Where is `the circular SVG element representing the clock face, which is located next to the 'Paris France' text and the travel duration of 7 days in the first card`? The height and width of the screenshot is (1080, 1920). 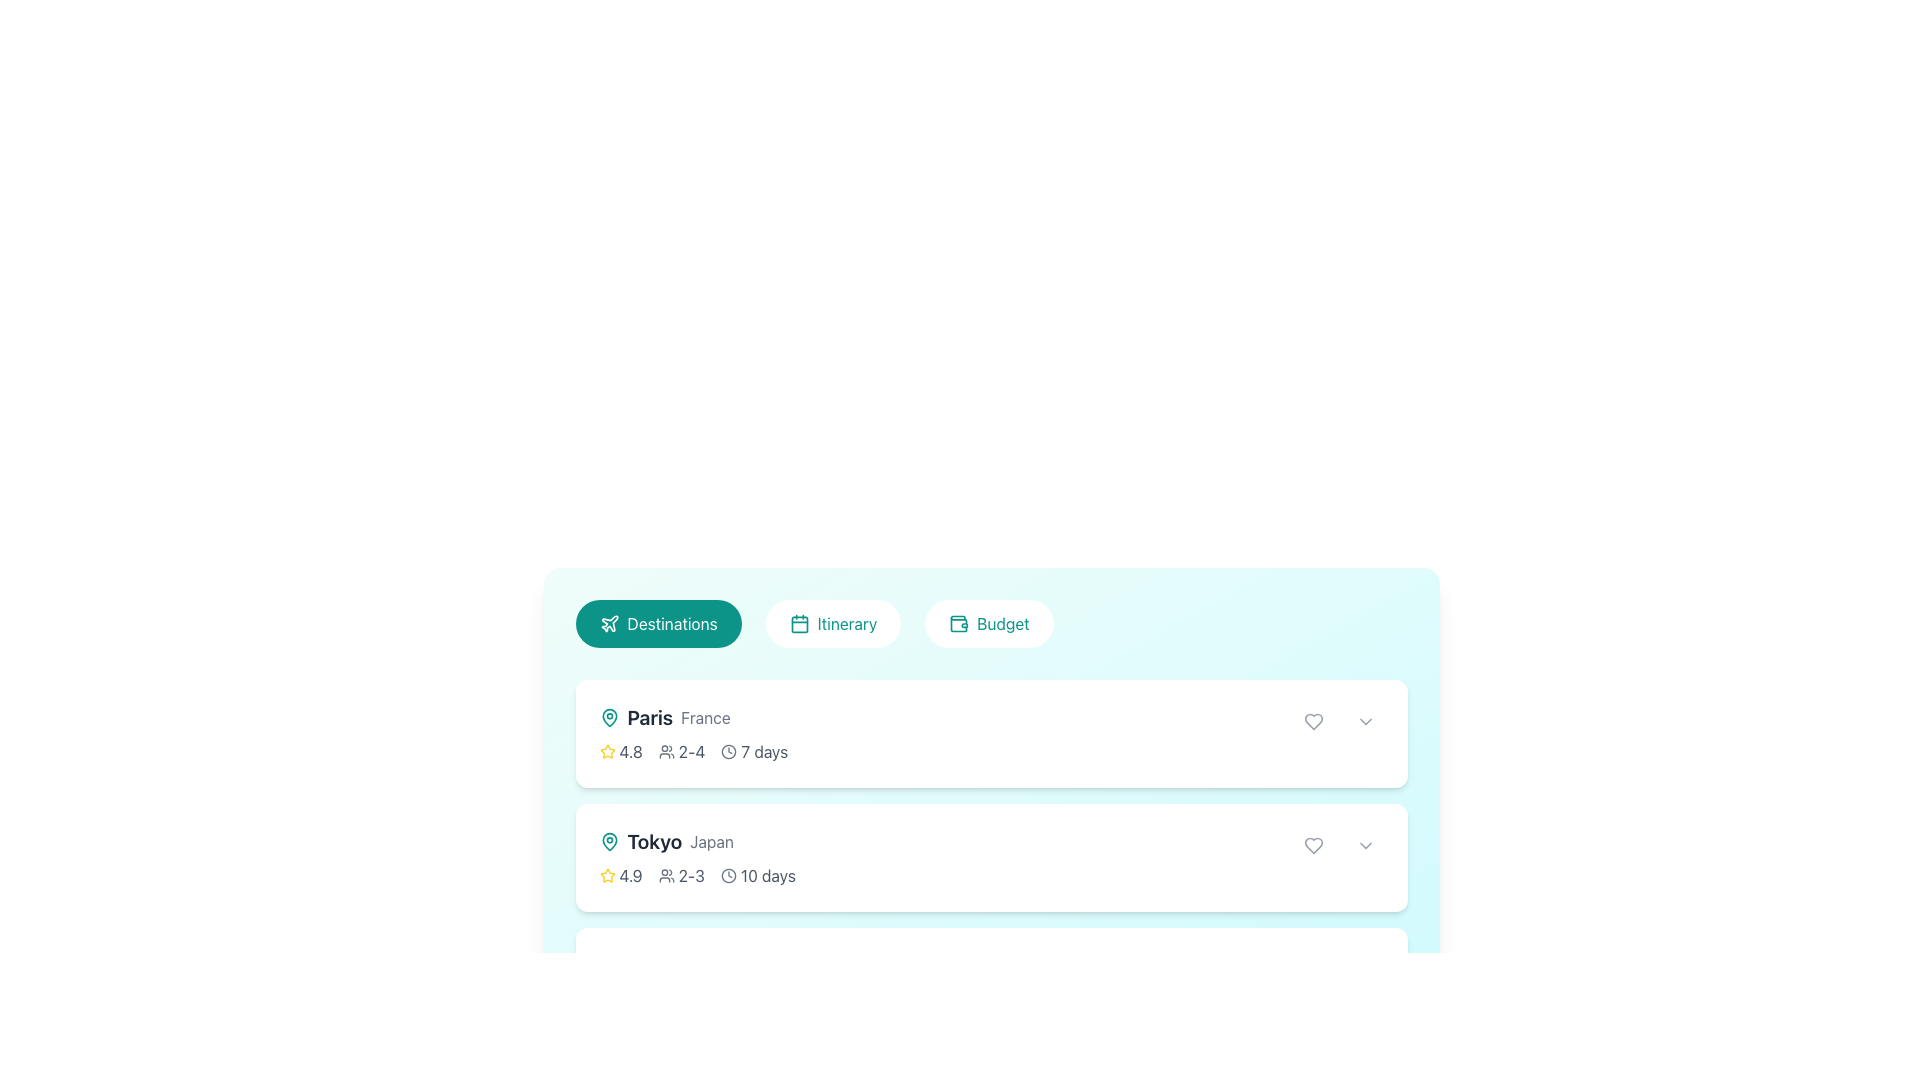
the circular SVG element representing the clock face, which is located next to the 'Paris France' text and the travel duration of 7 days in the first card is located at coordinates (728, 752).